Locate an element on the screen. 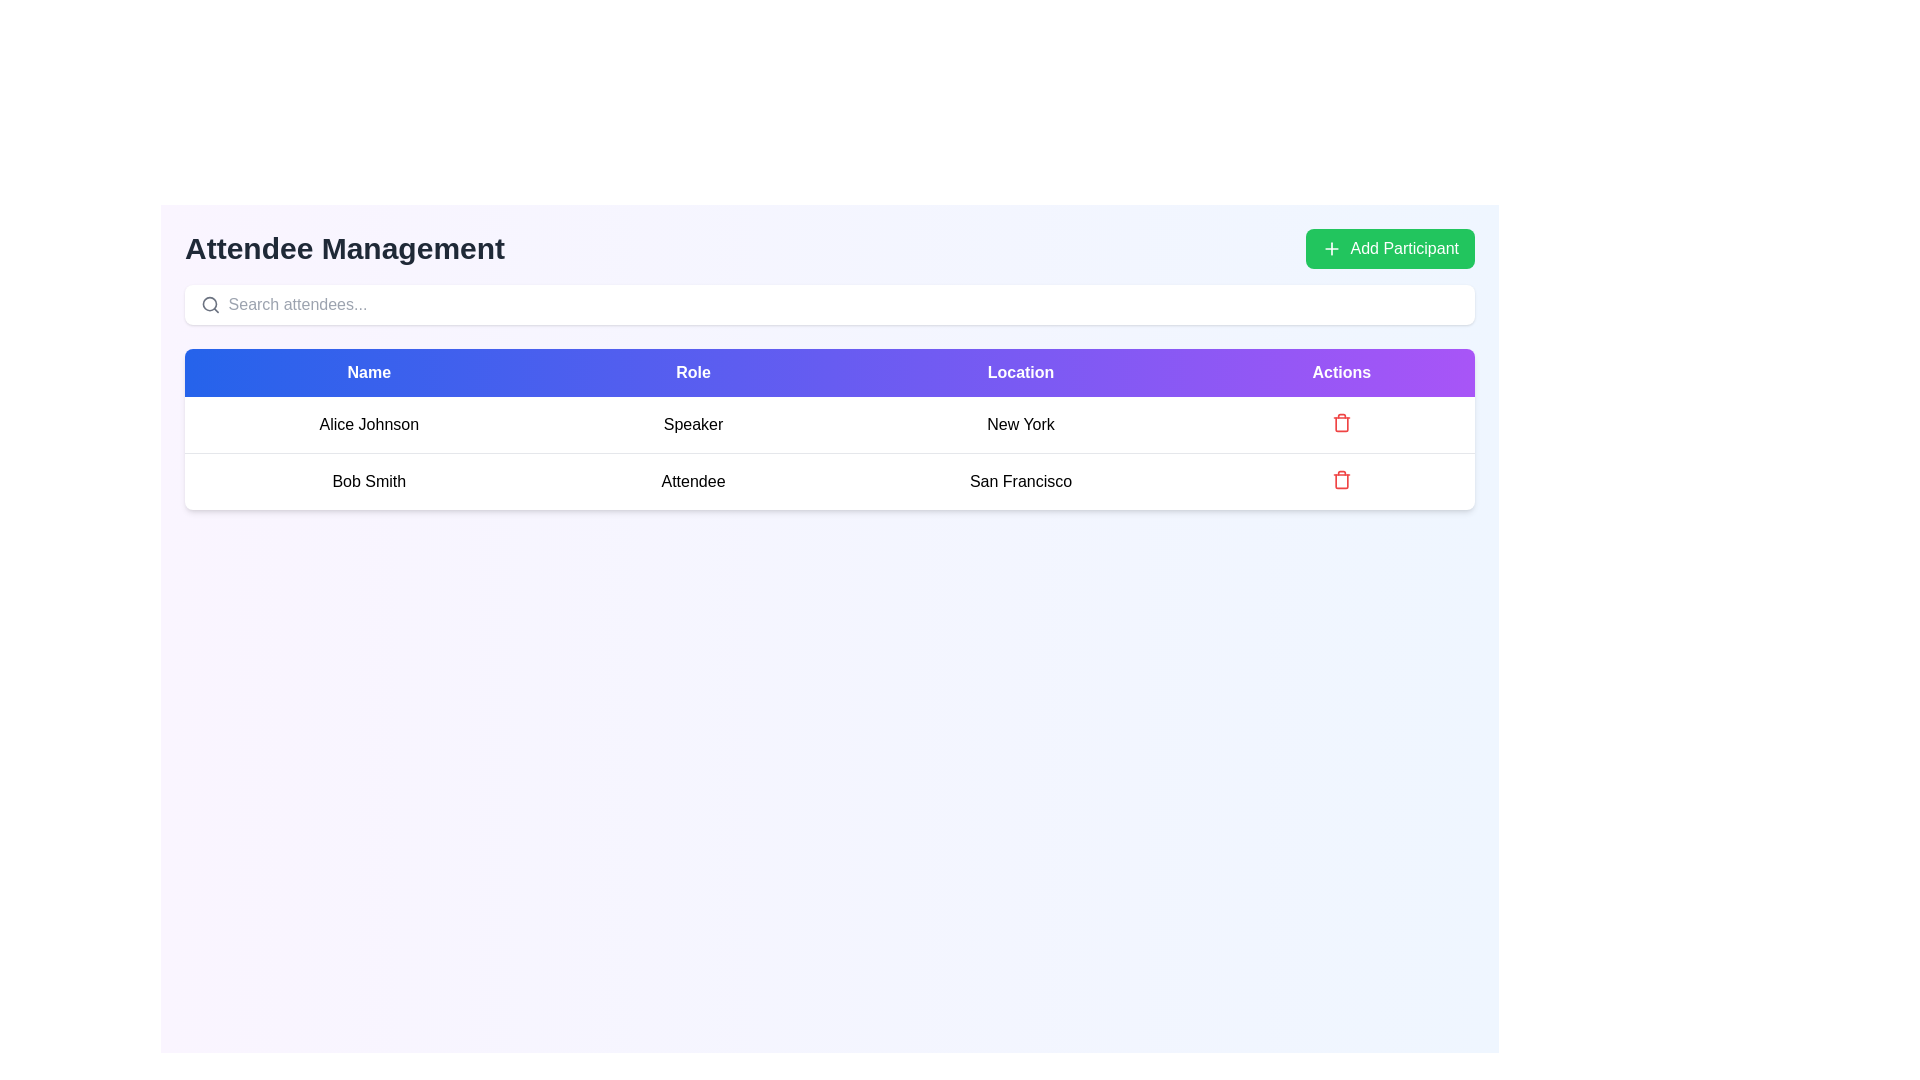 This screenshot has width=1920, height=1080. the search icon, which is represented by a magnifying glass graphic, located to the left of the search bar beneath the title 'Attendee Management' is located at coordinates (210, 304).